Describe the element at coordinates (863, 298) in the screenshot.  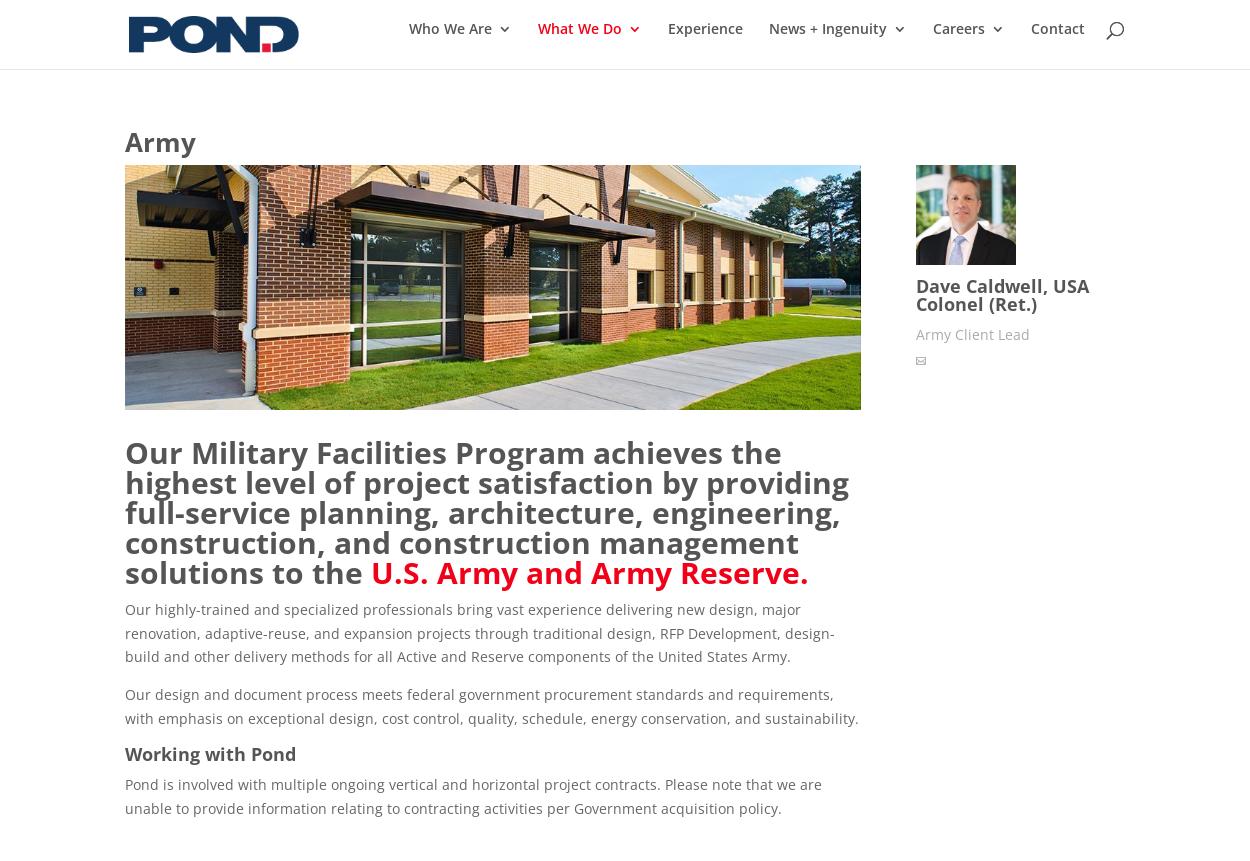
I see `'Bridge Design'` at that location.